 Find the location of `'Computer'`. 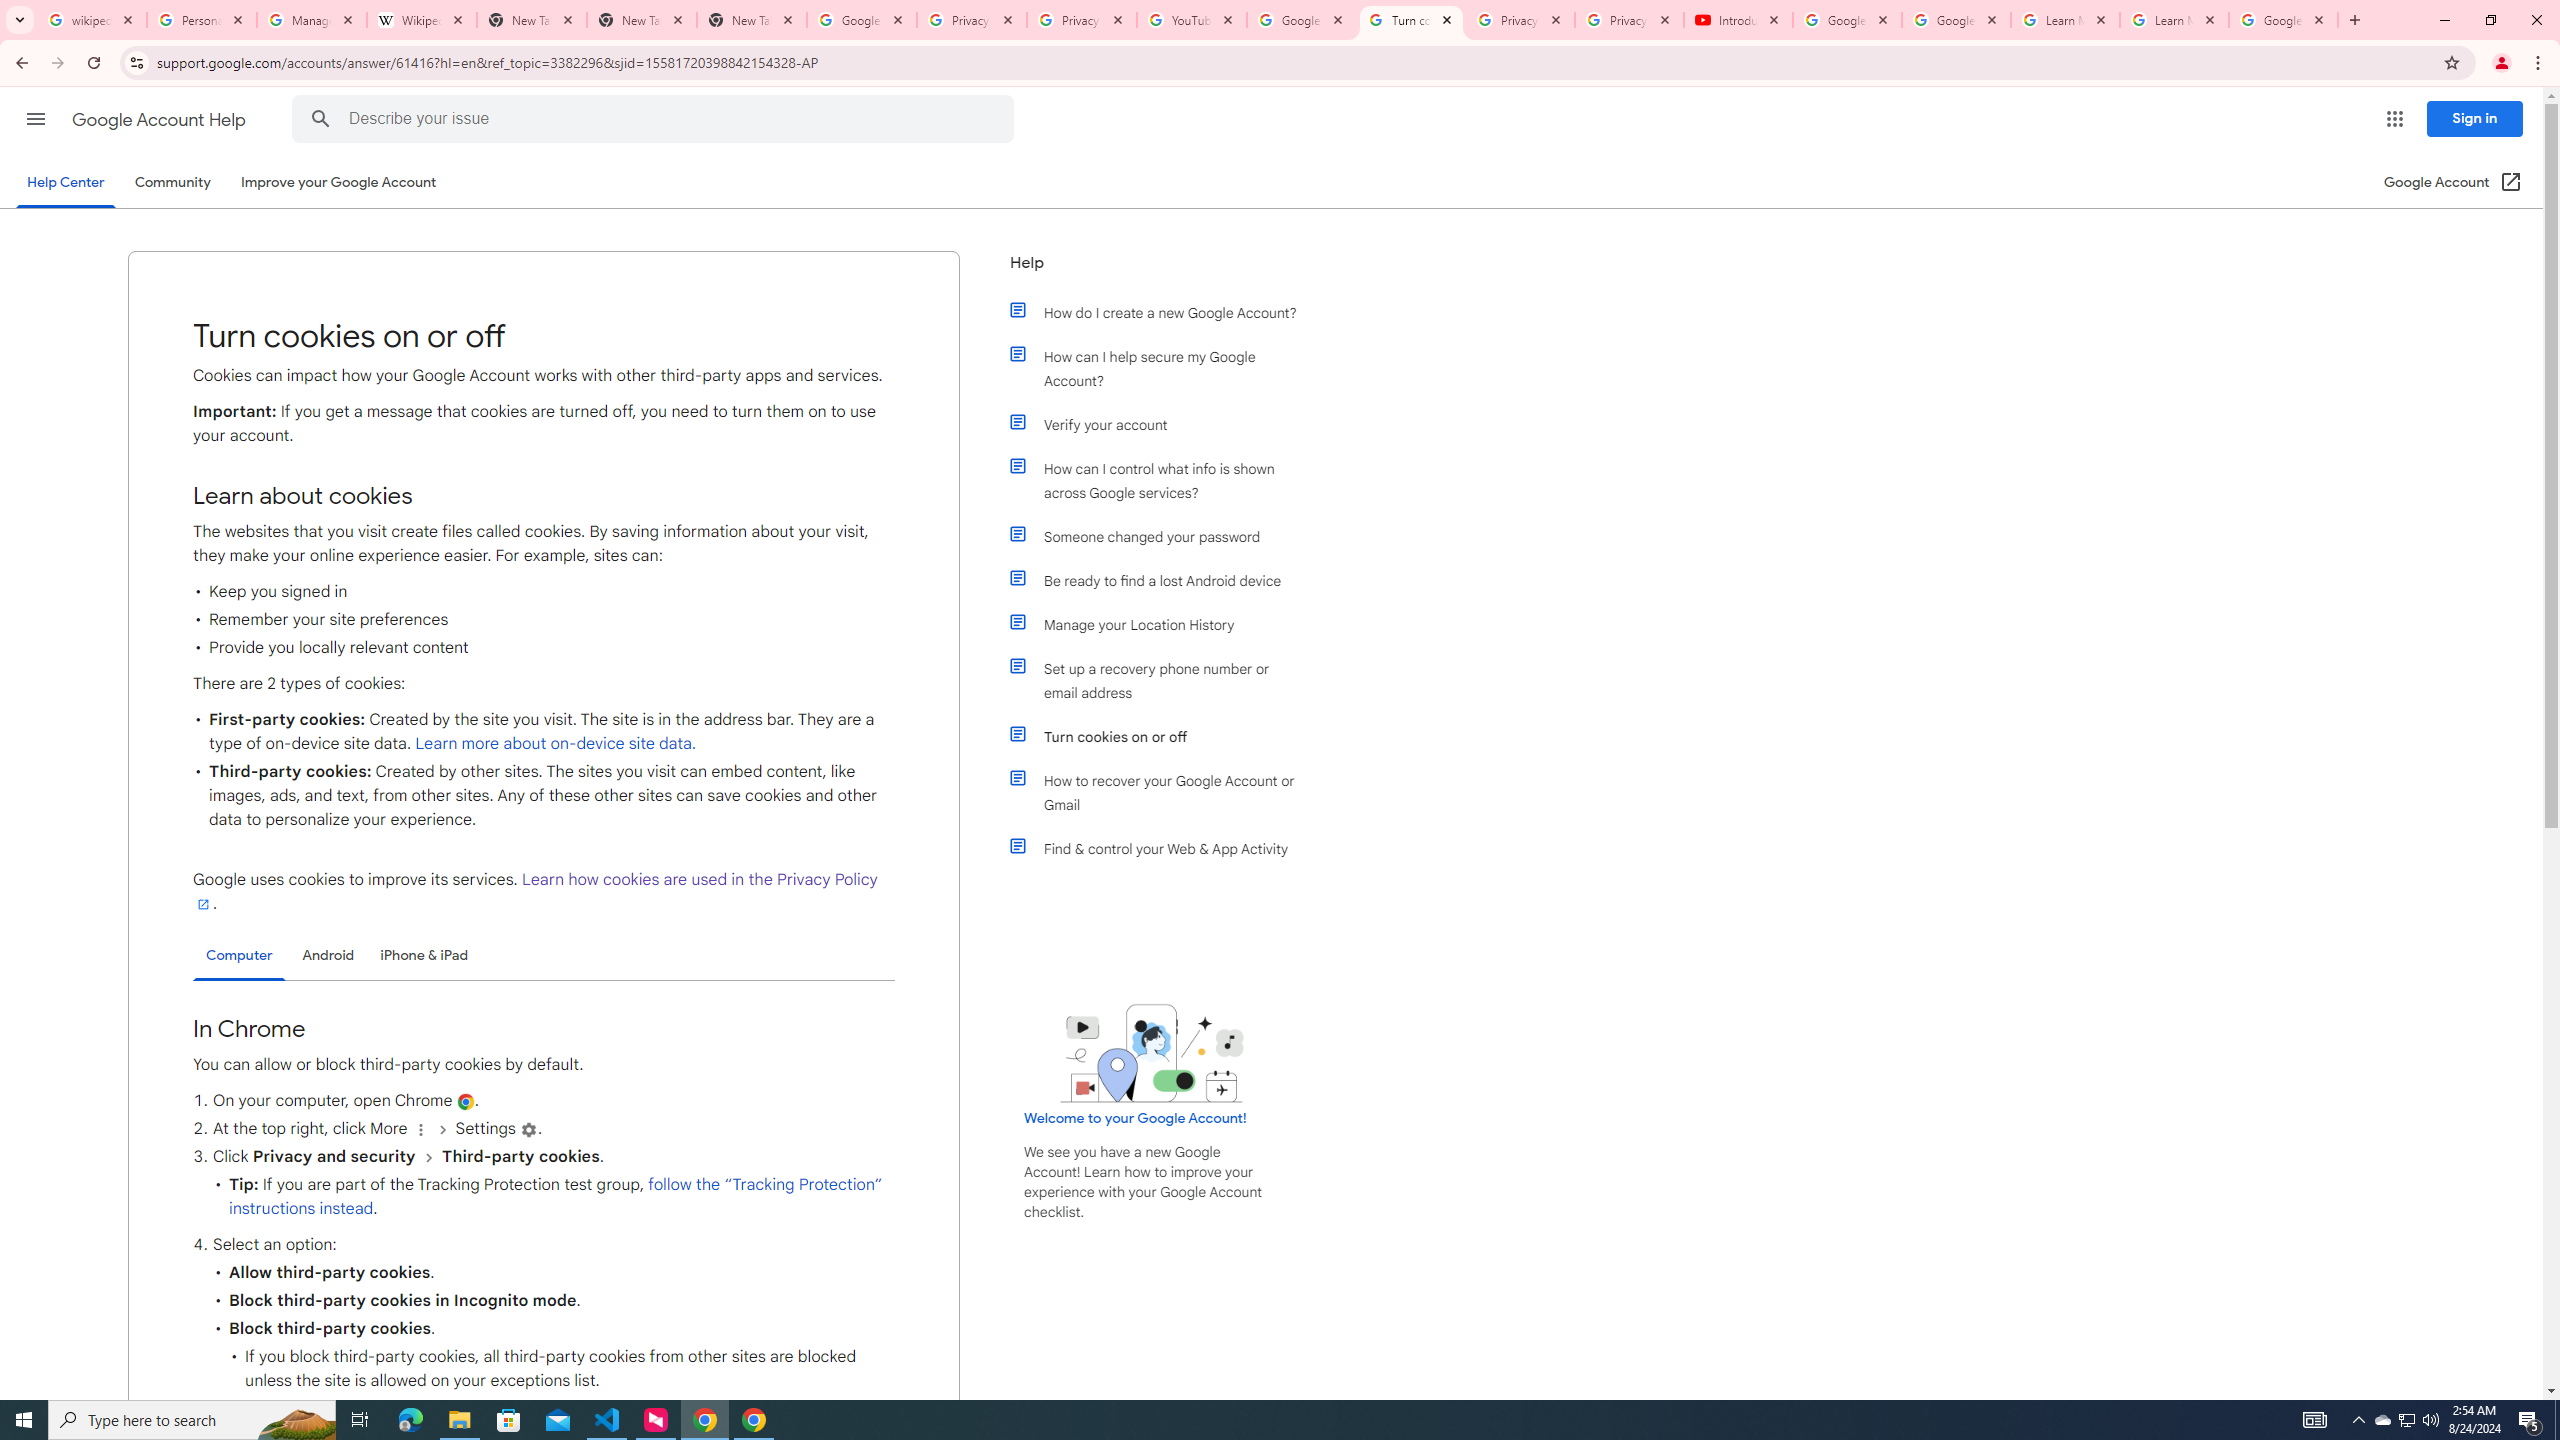

'Computer' is located at coordinates (239, 955).